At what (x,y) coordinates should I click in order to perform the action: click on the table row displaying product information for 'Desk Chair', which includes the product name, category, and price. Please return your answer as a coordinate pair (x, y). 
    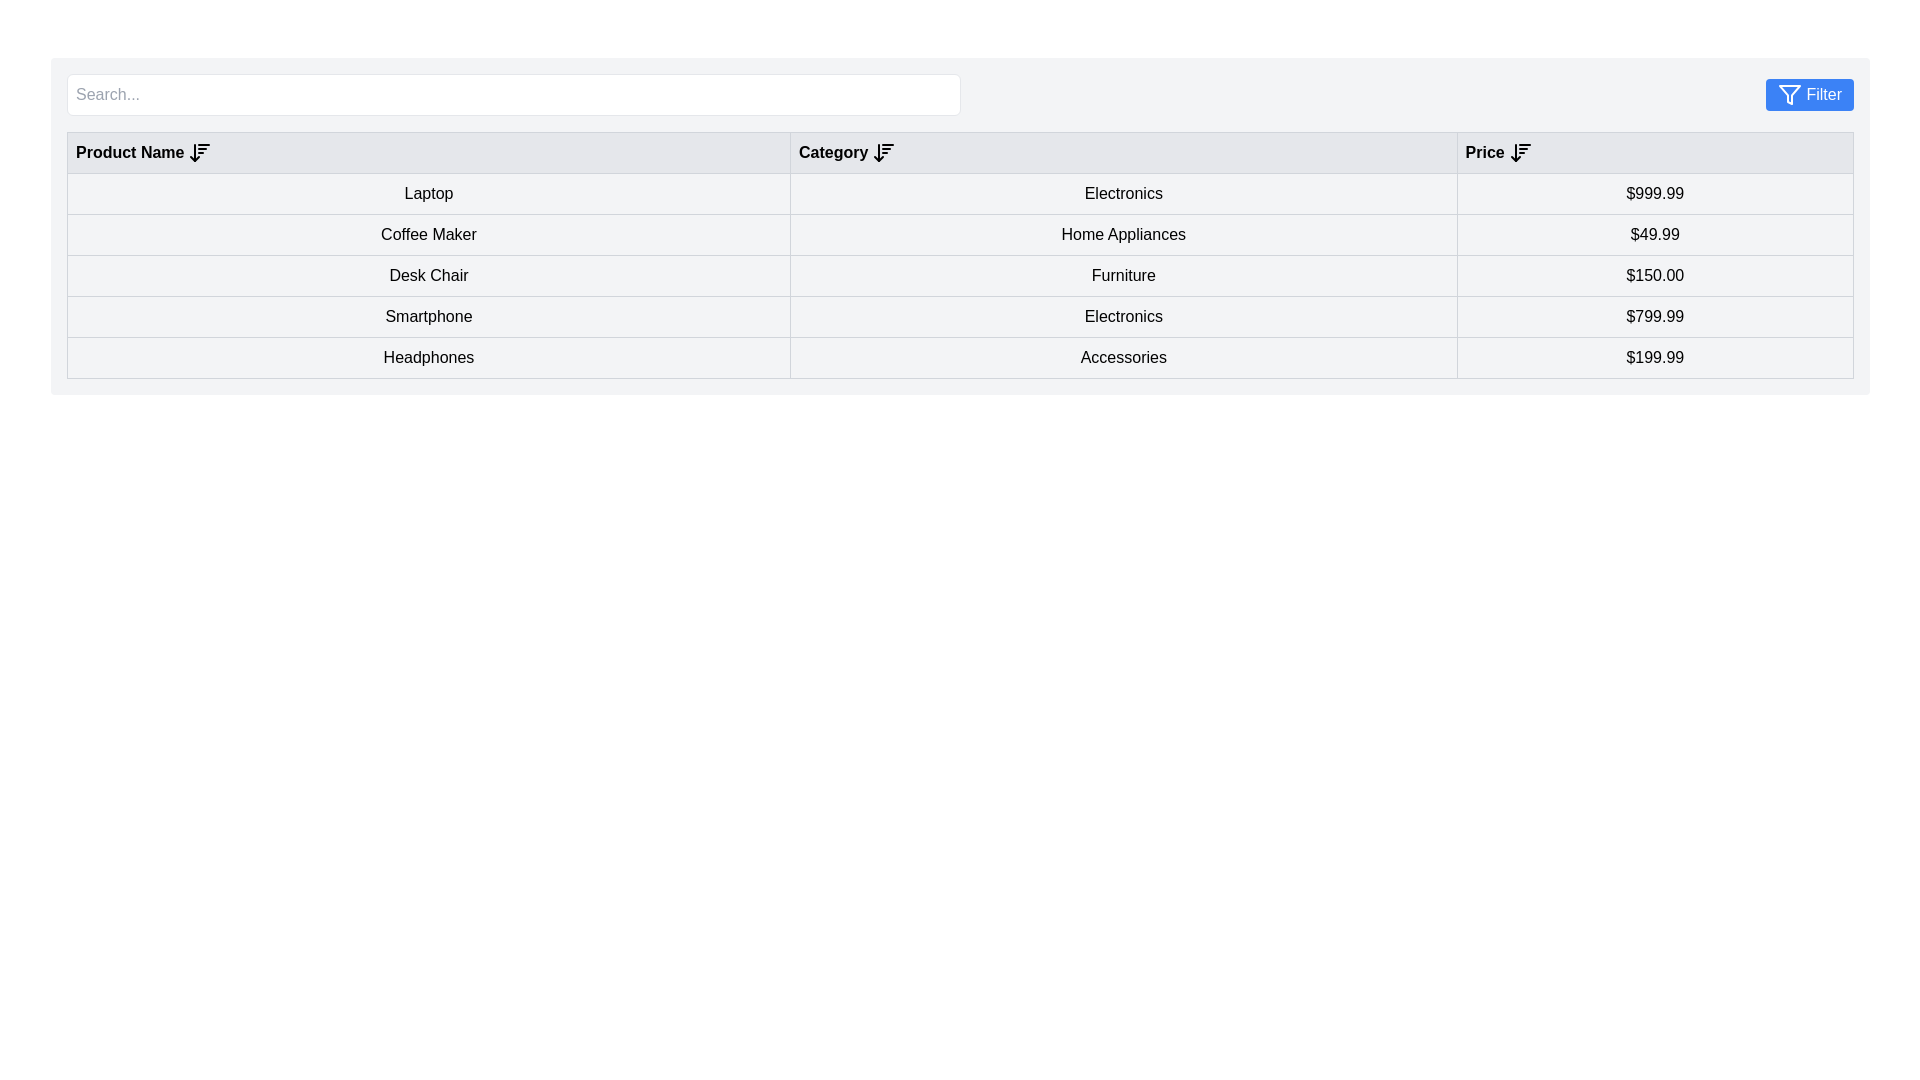
    Looking at the image, I should click on (960, 276).